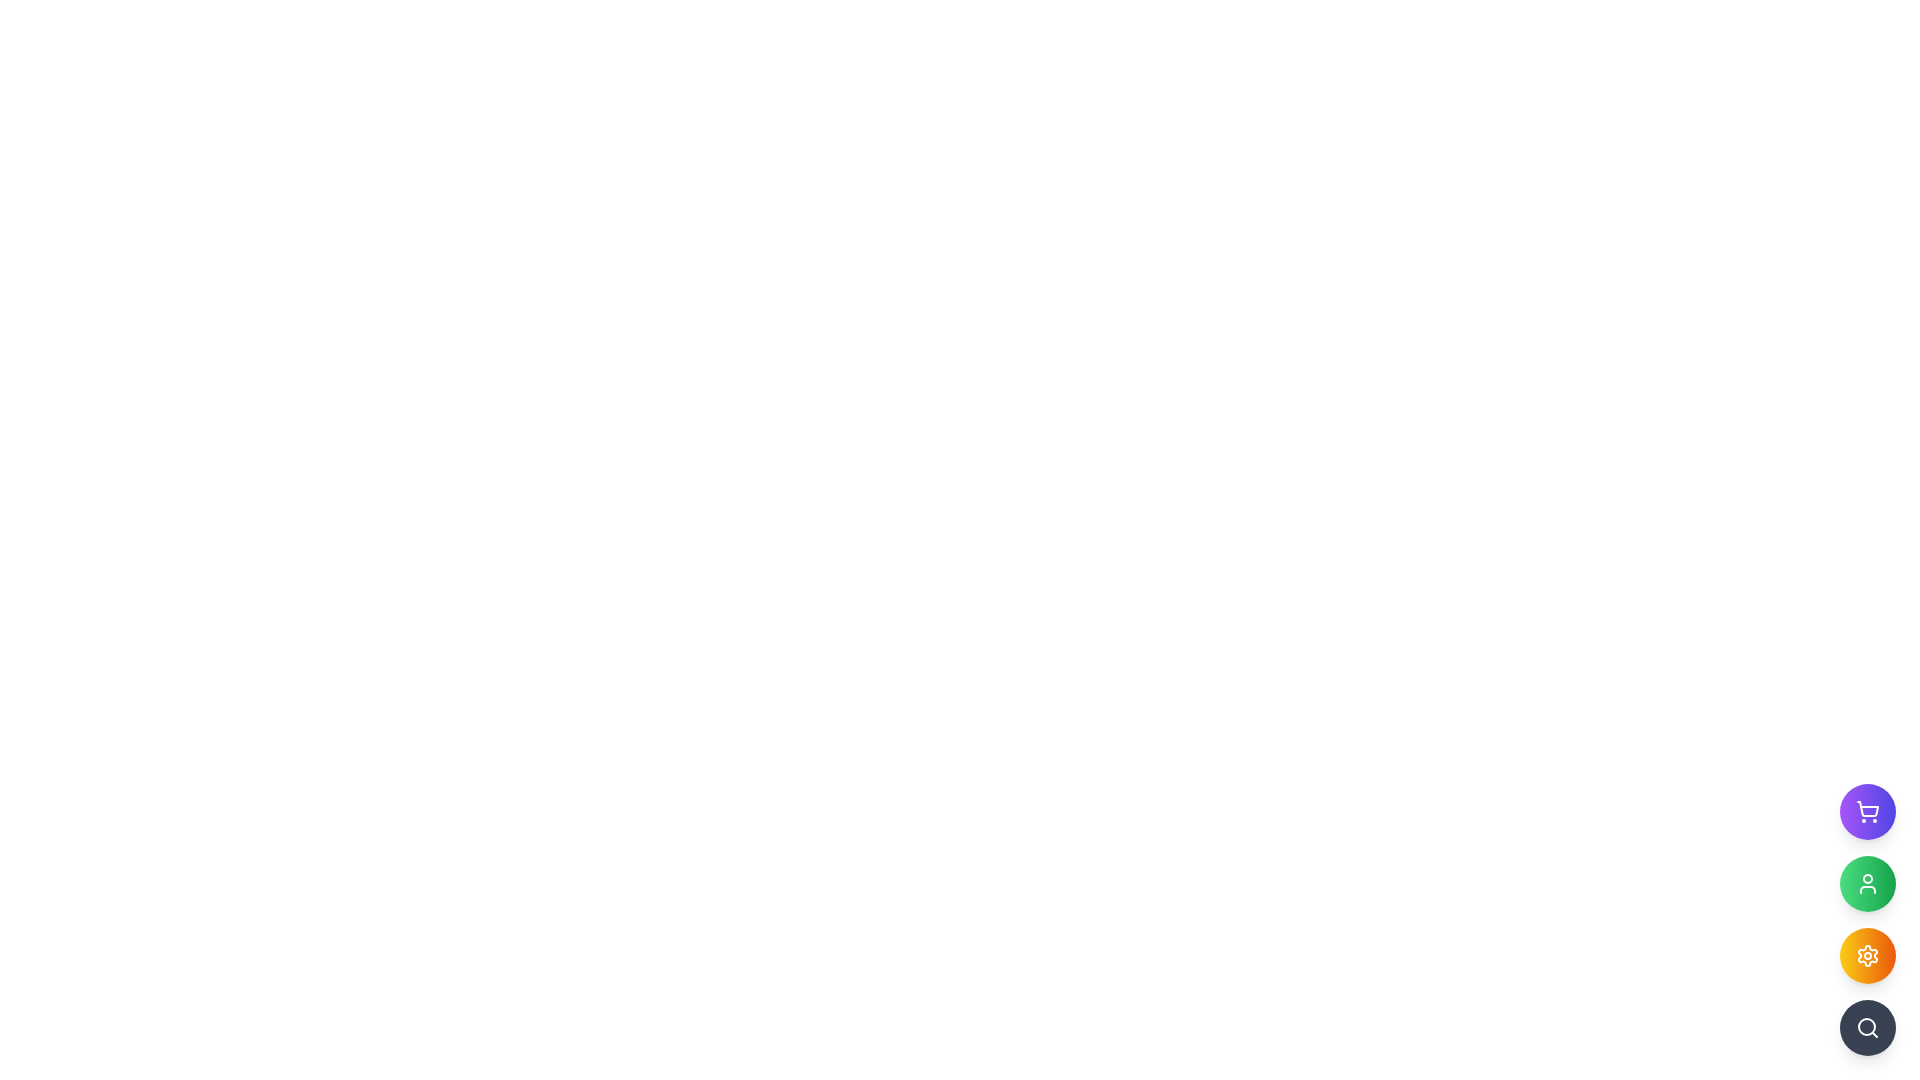  What do you see at coordinates (1866, 955) in the screenshot?
I see `the gear icon button, which features a yellow-to-orange gradient and is the third in a vertical stack of circular icons` at bounding box center [1866, 955].